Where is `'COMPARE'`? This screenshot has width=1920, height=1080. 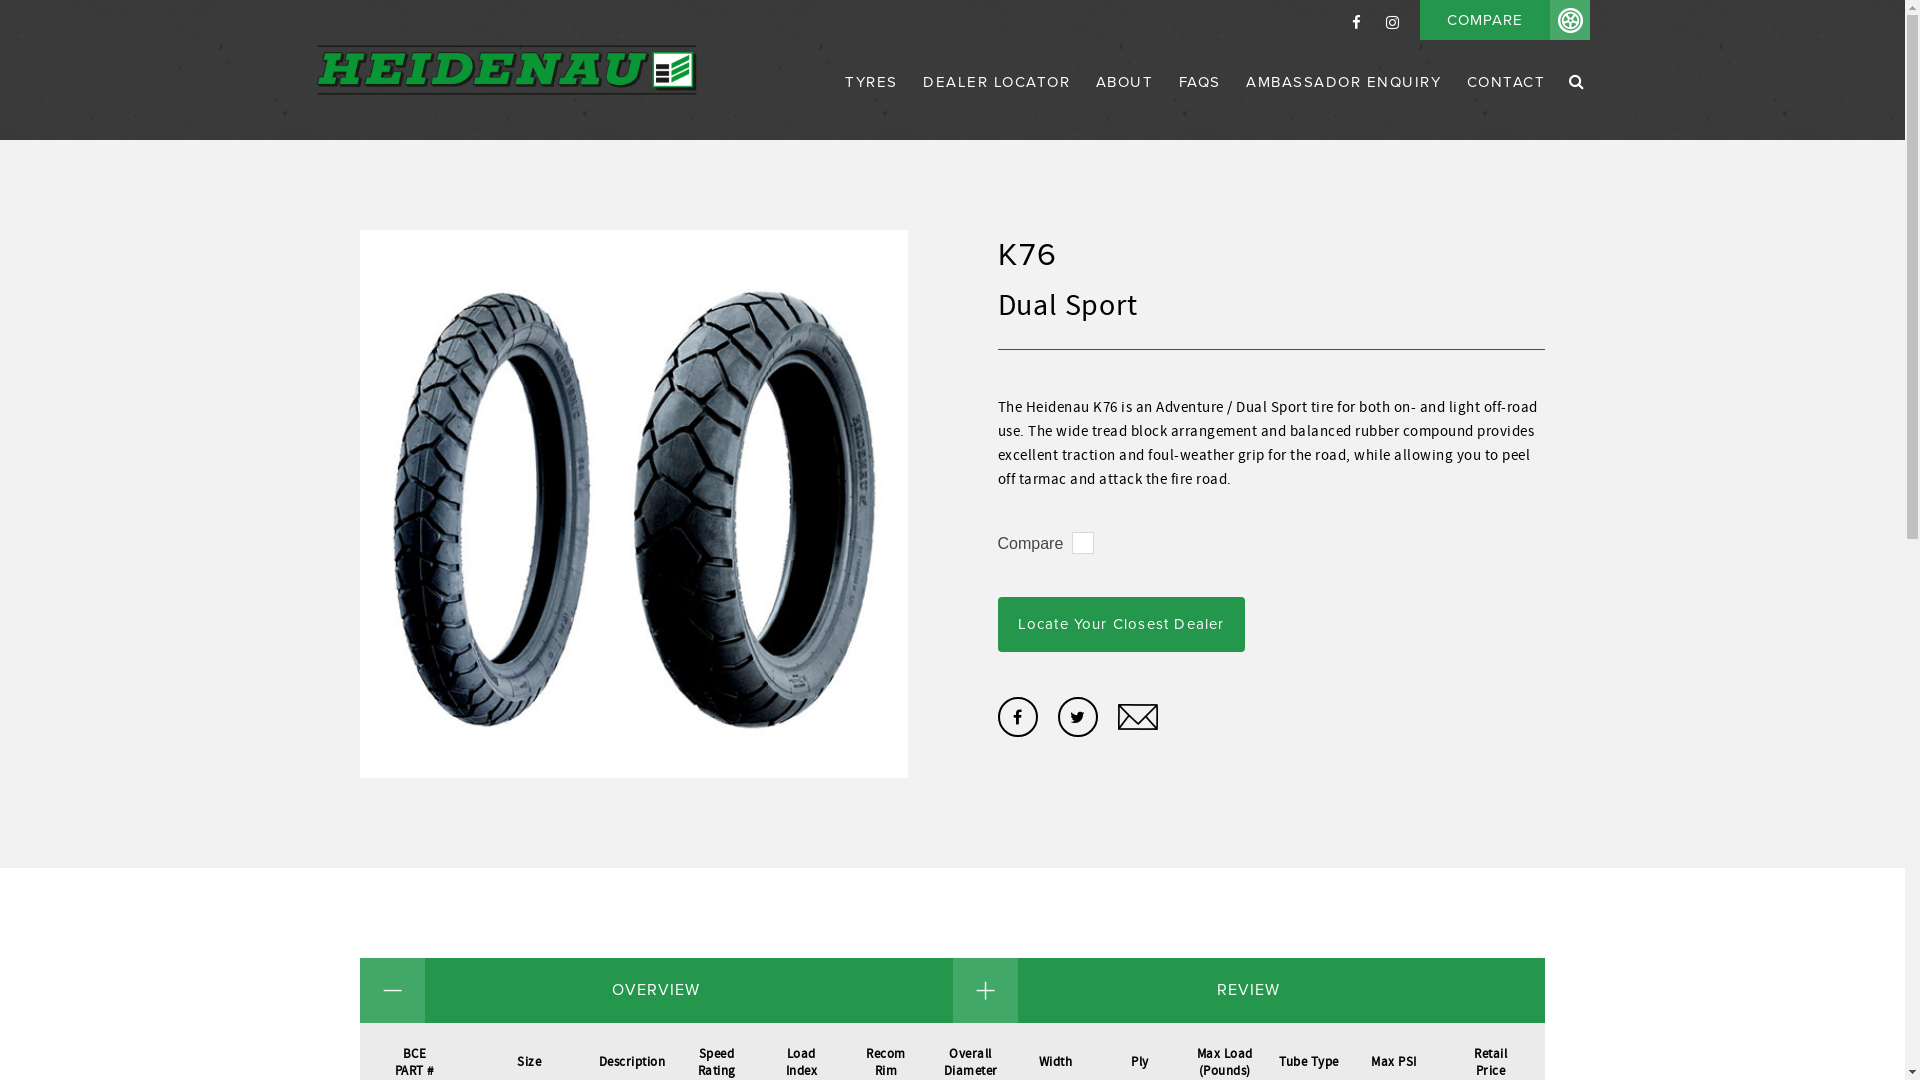
'COMPARE' is located at coordinates (1419, 19).